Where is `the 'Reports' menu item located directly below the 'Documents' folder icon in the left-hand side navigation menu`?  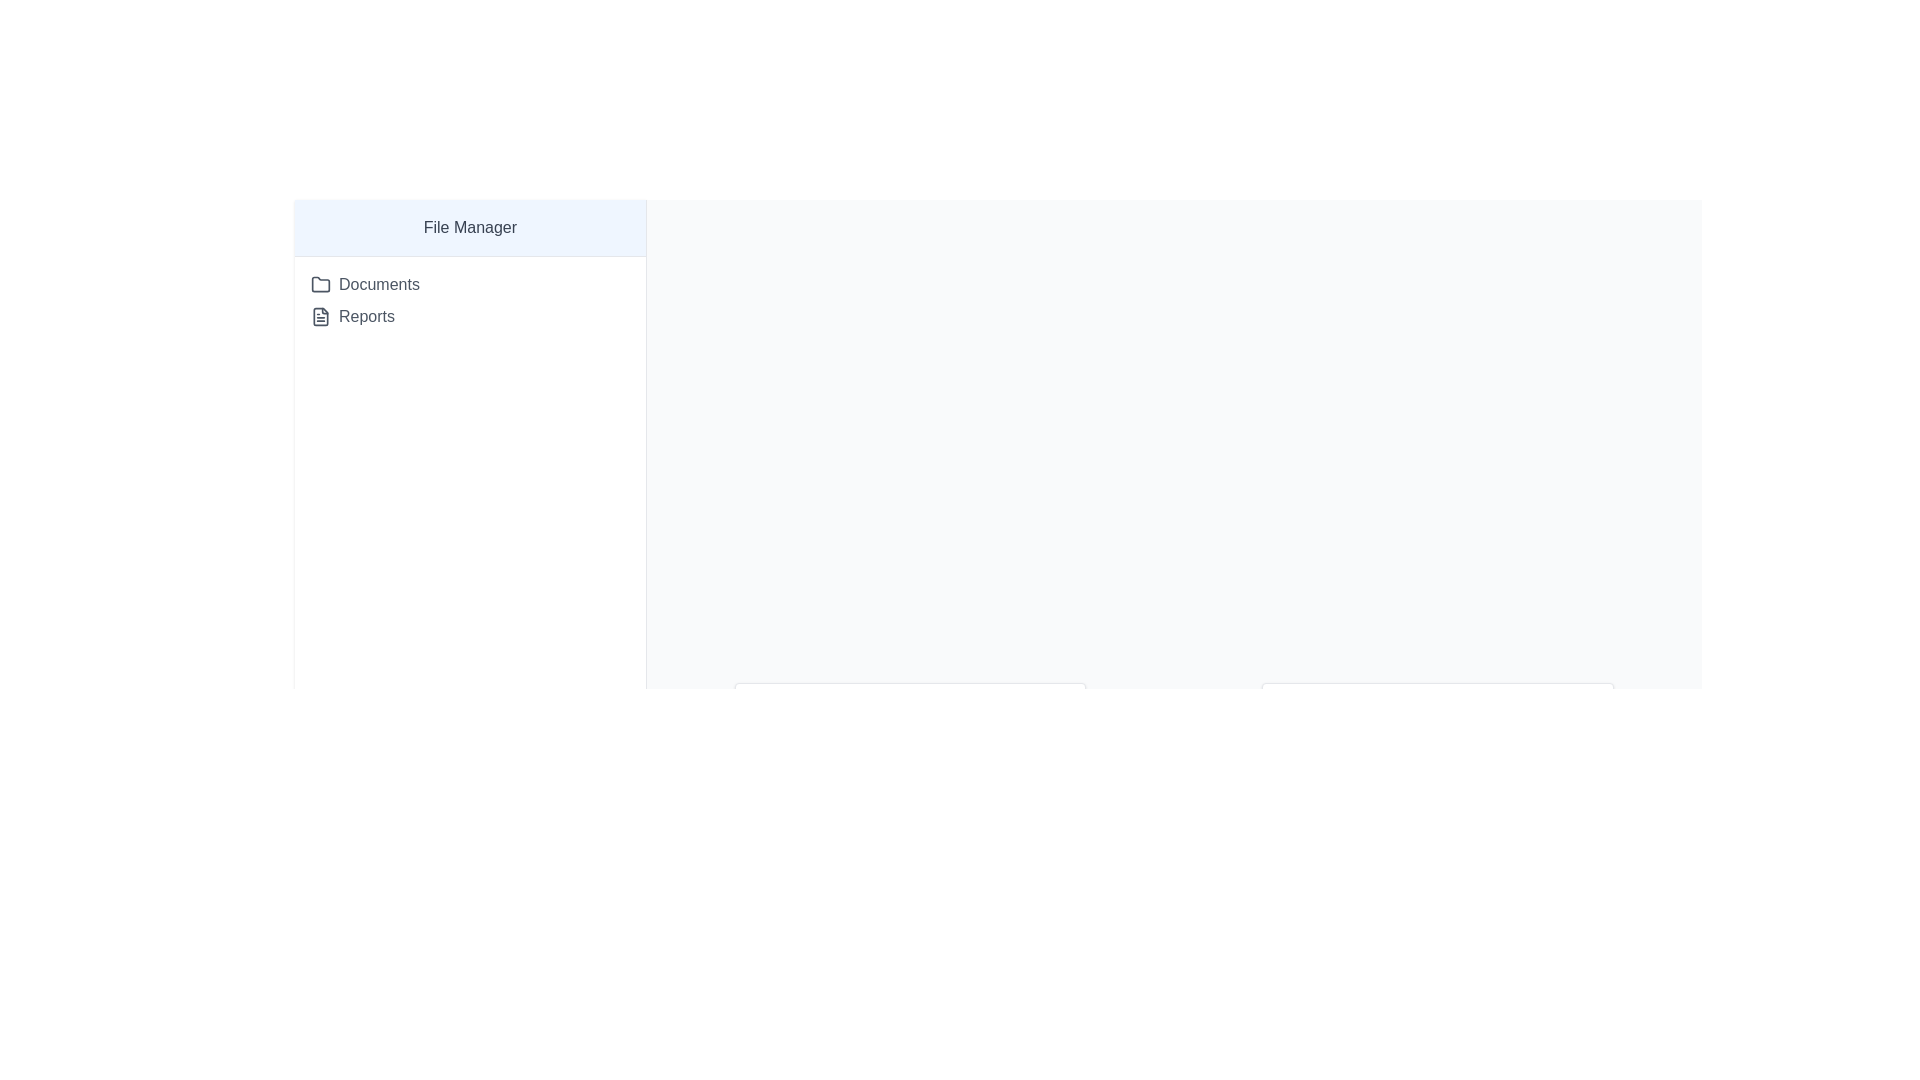 the 'Reports' menu item located directly below the 'Documents' folder icon in the left-hand side navigation menu is located at coordinates (353, 315).